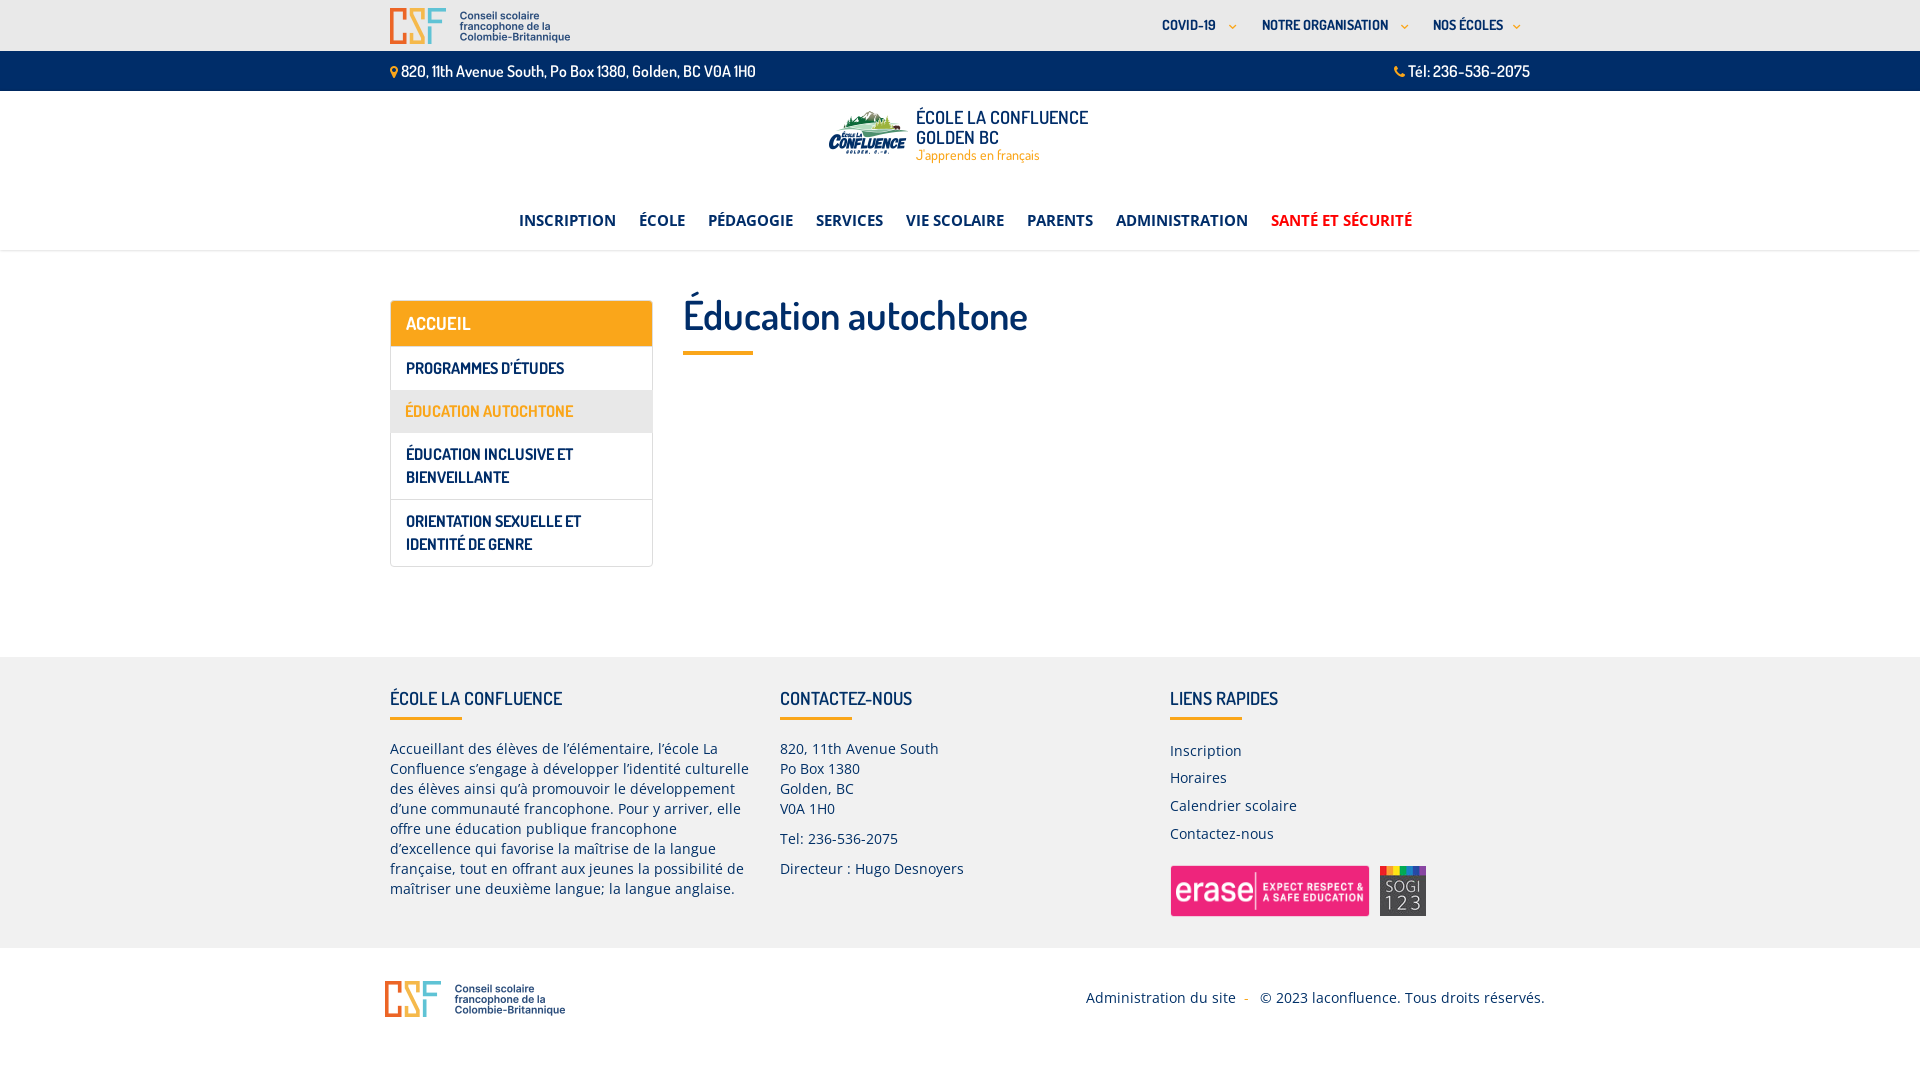 The image size is (1920, 1080). What do you see at coordinates (908, 867) in the screenshot?
I see `'Hugo Desnoyers'` at bounding box center [908, 867].